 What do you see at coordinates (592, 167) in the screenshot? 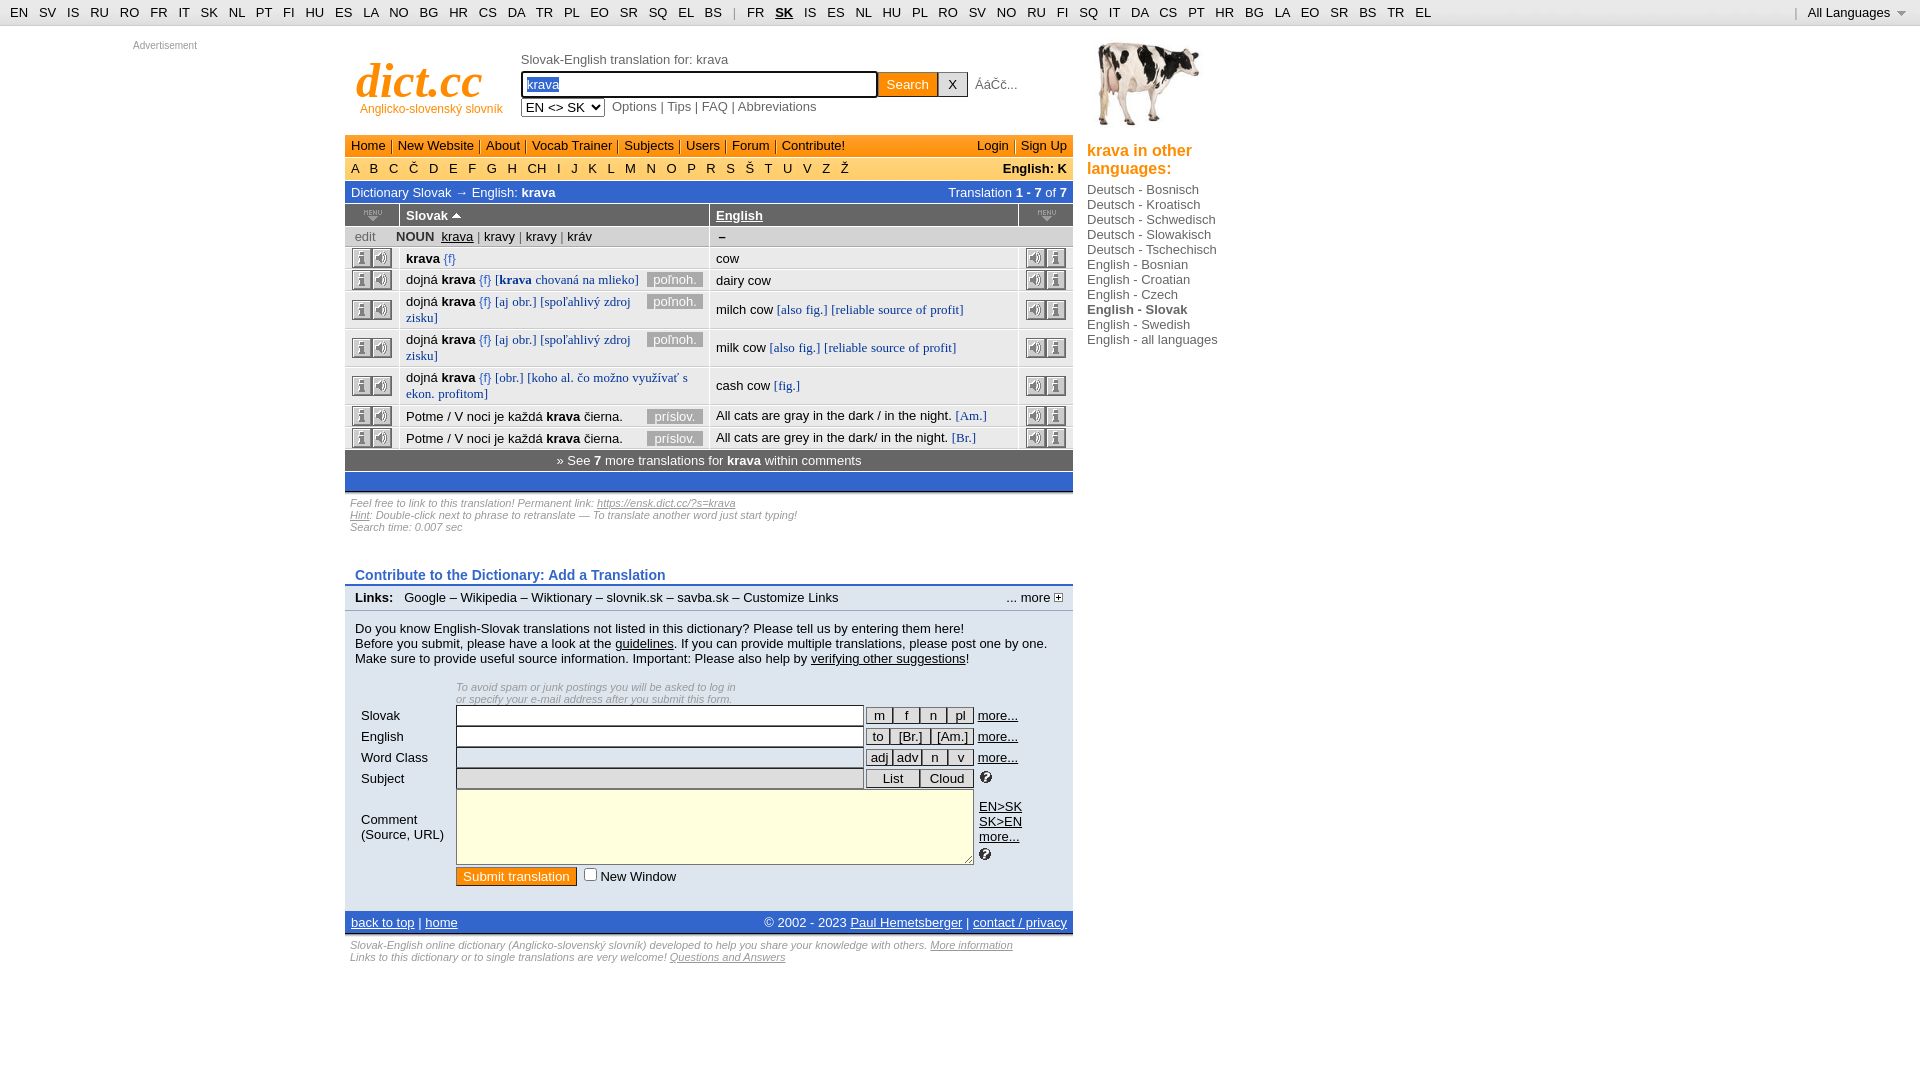
I see `'K'` at bounding box center [592, 167].